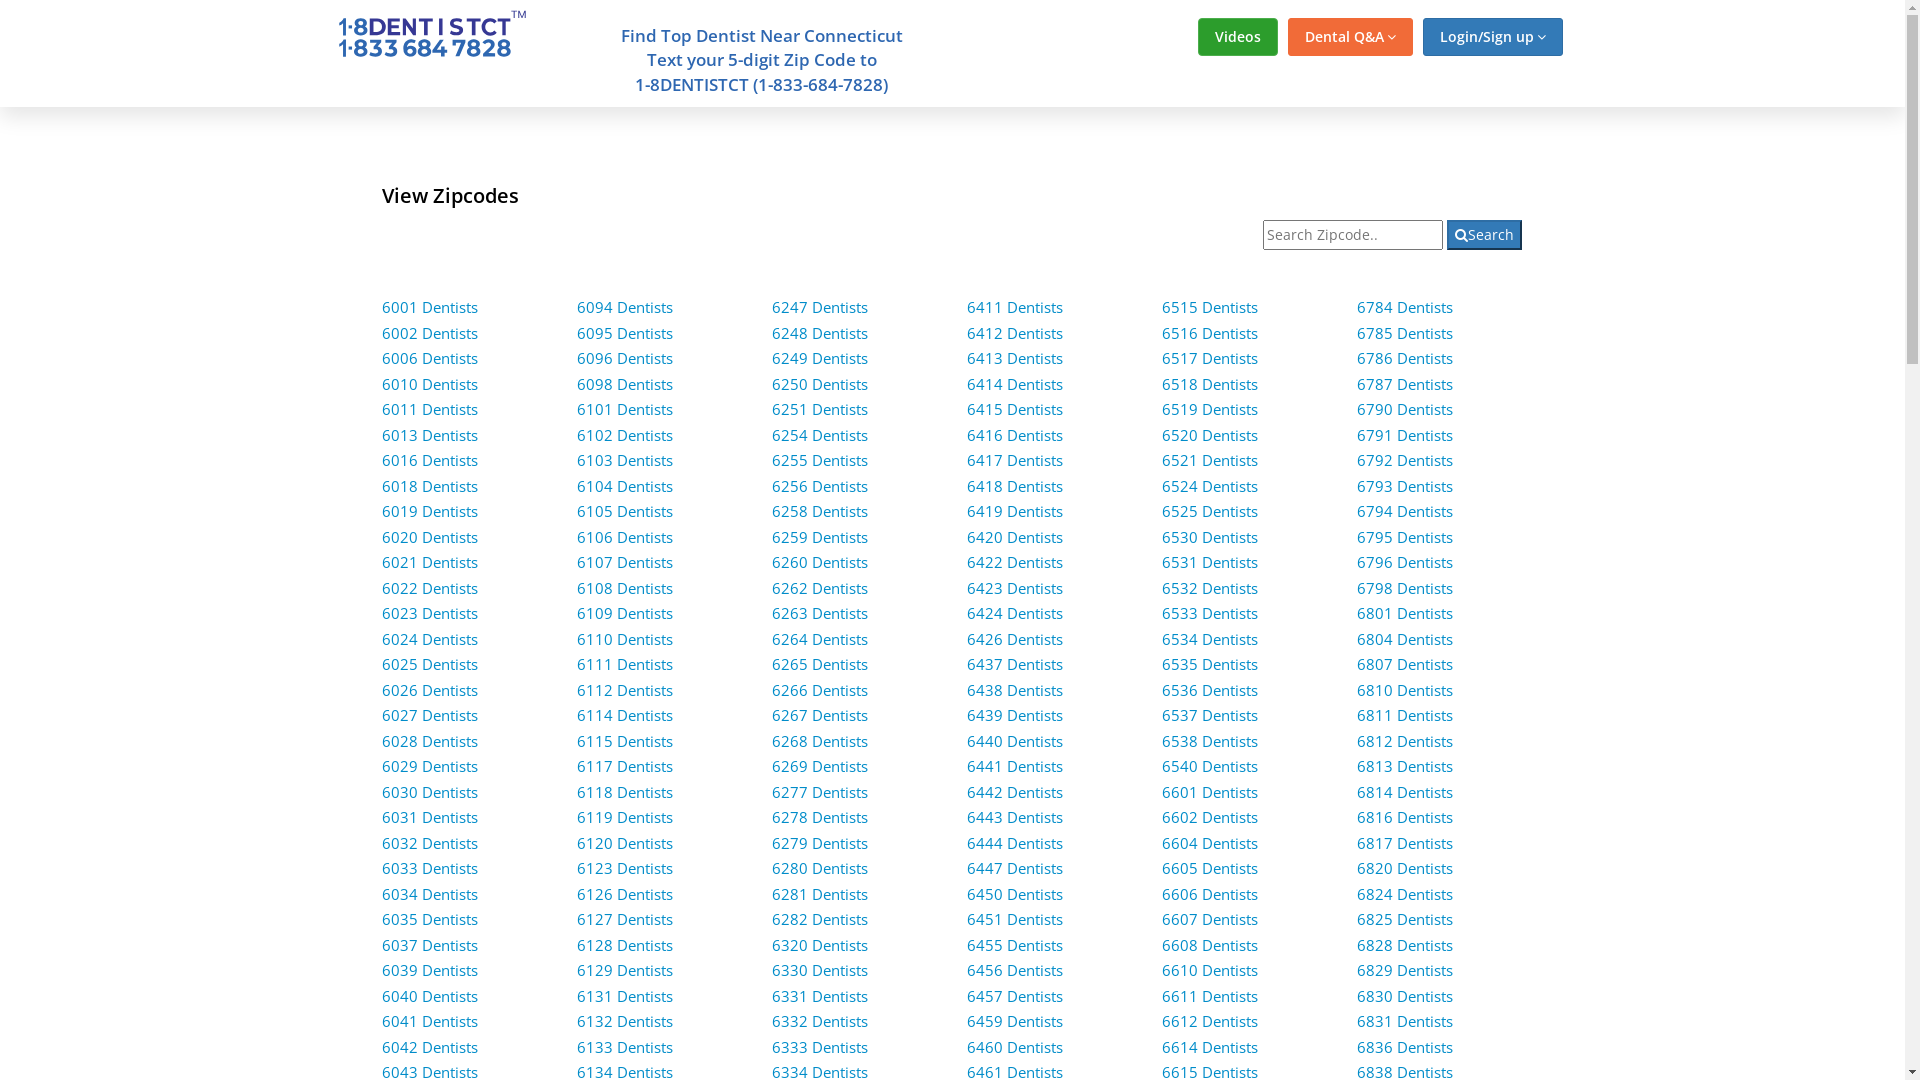 The height and width of the screenshot is (1080, 1920). Describe the element at coordinates (1404, 1021) in the screenshot. I see `'6831 Dentists'` at that location.